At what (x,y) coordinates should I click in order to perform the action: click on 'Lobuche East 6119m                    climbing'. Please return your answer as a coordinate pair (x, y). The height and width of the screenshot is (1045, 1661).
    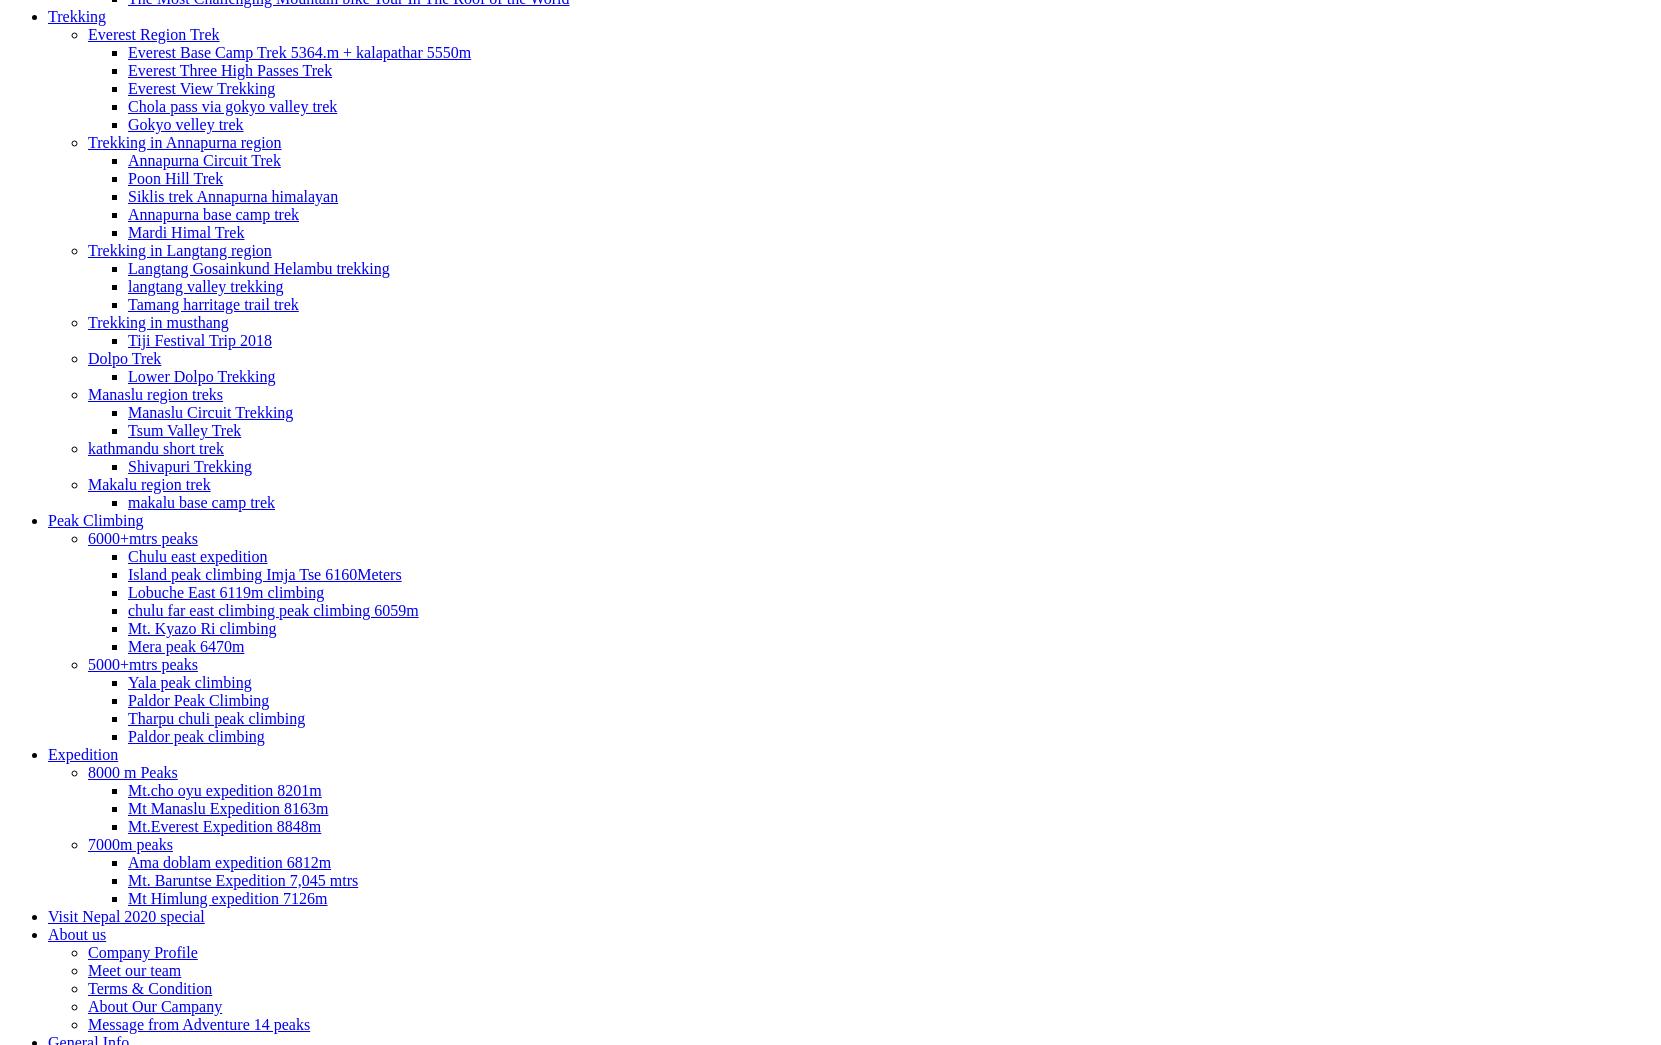
    Looking at the image, I should click on (225, 590).